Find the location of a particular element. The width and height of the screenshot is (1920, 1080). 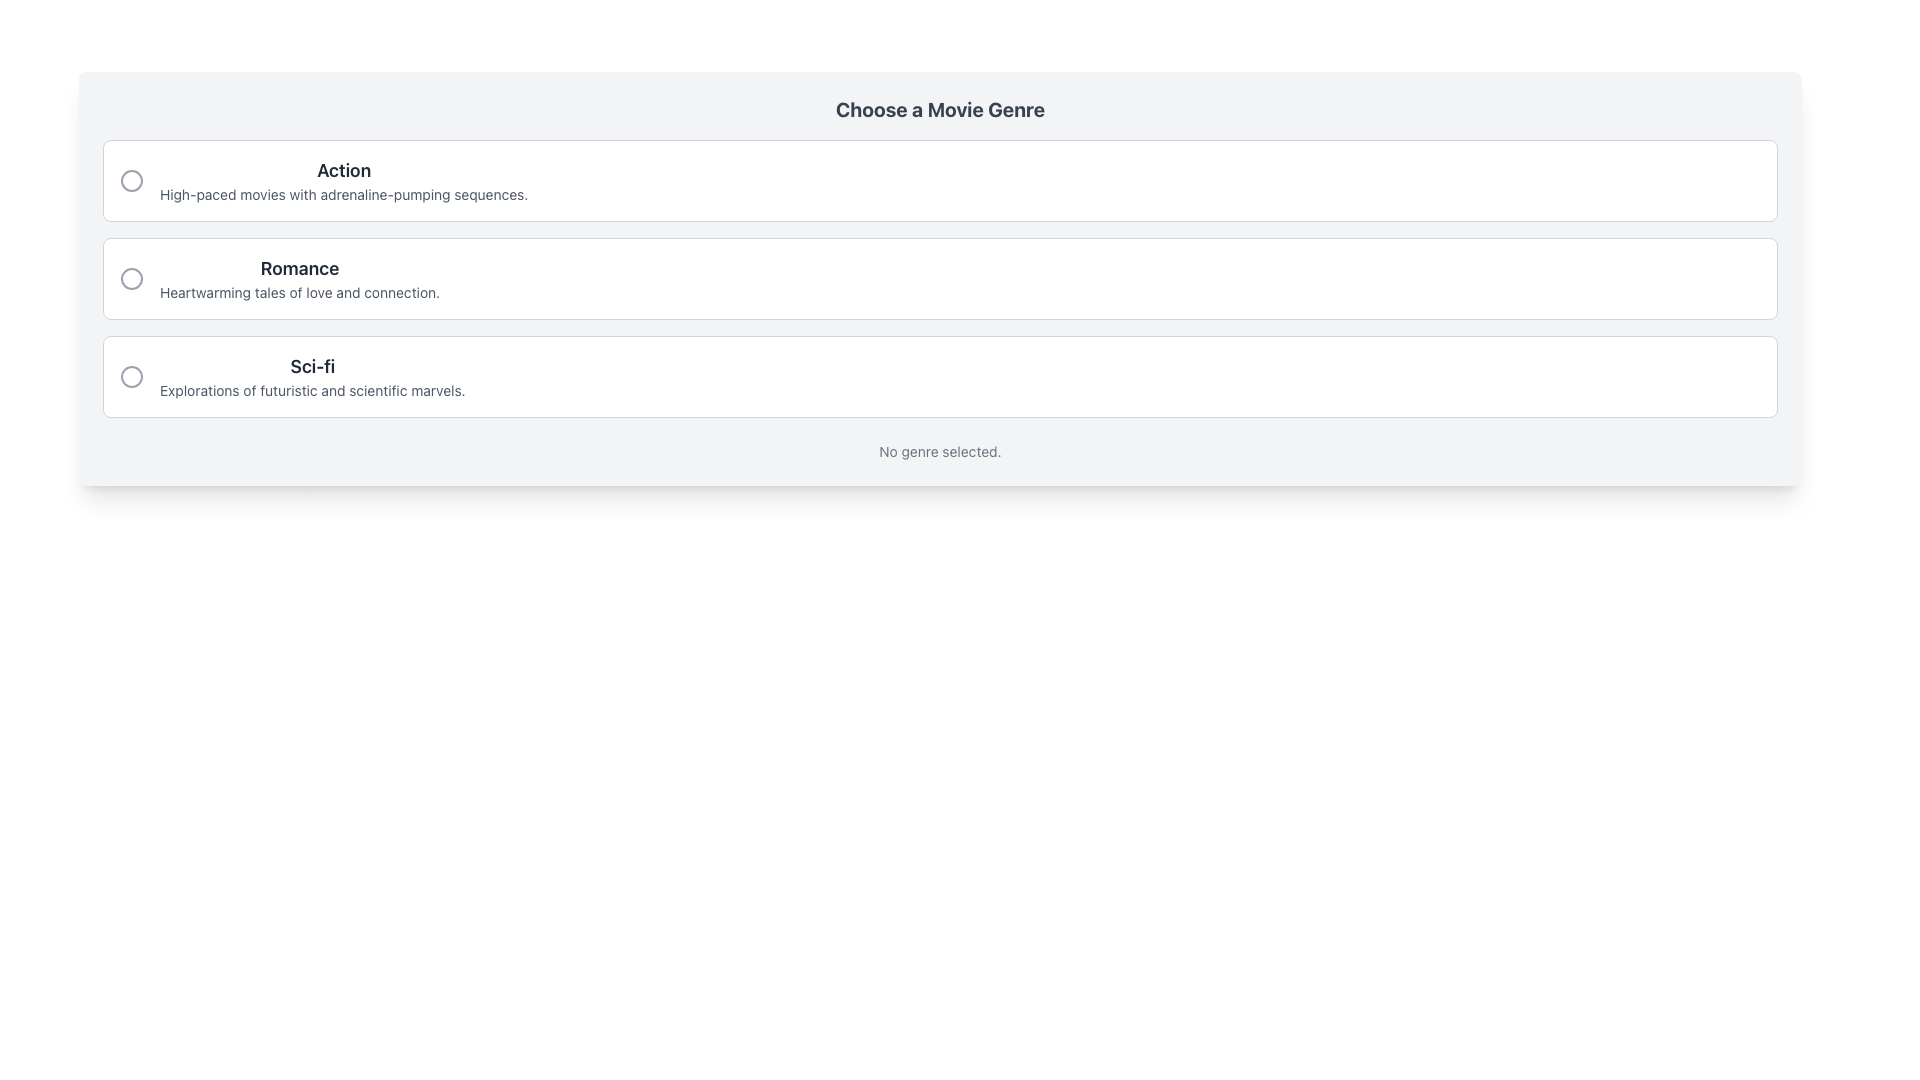

the center of the radio button indicator for the 'Sci-fi' option is located at coordinates (131, 377).